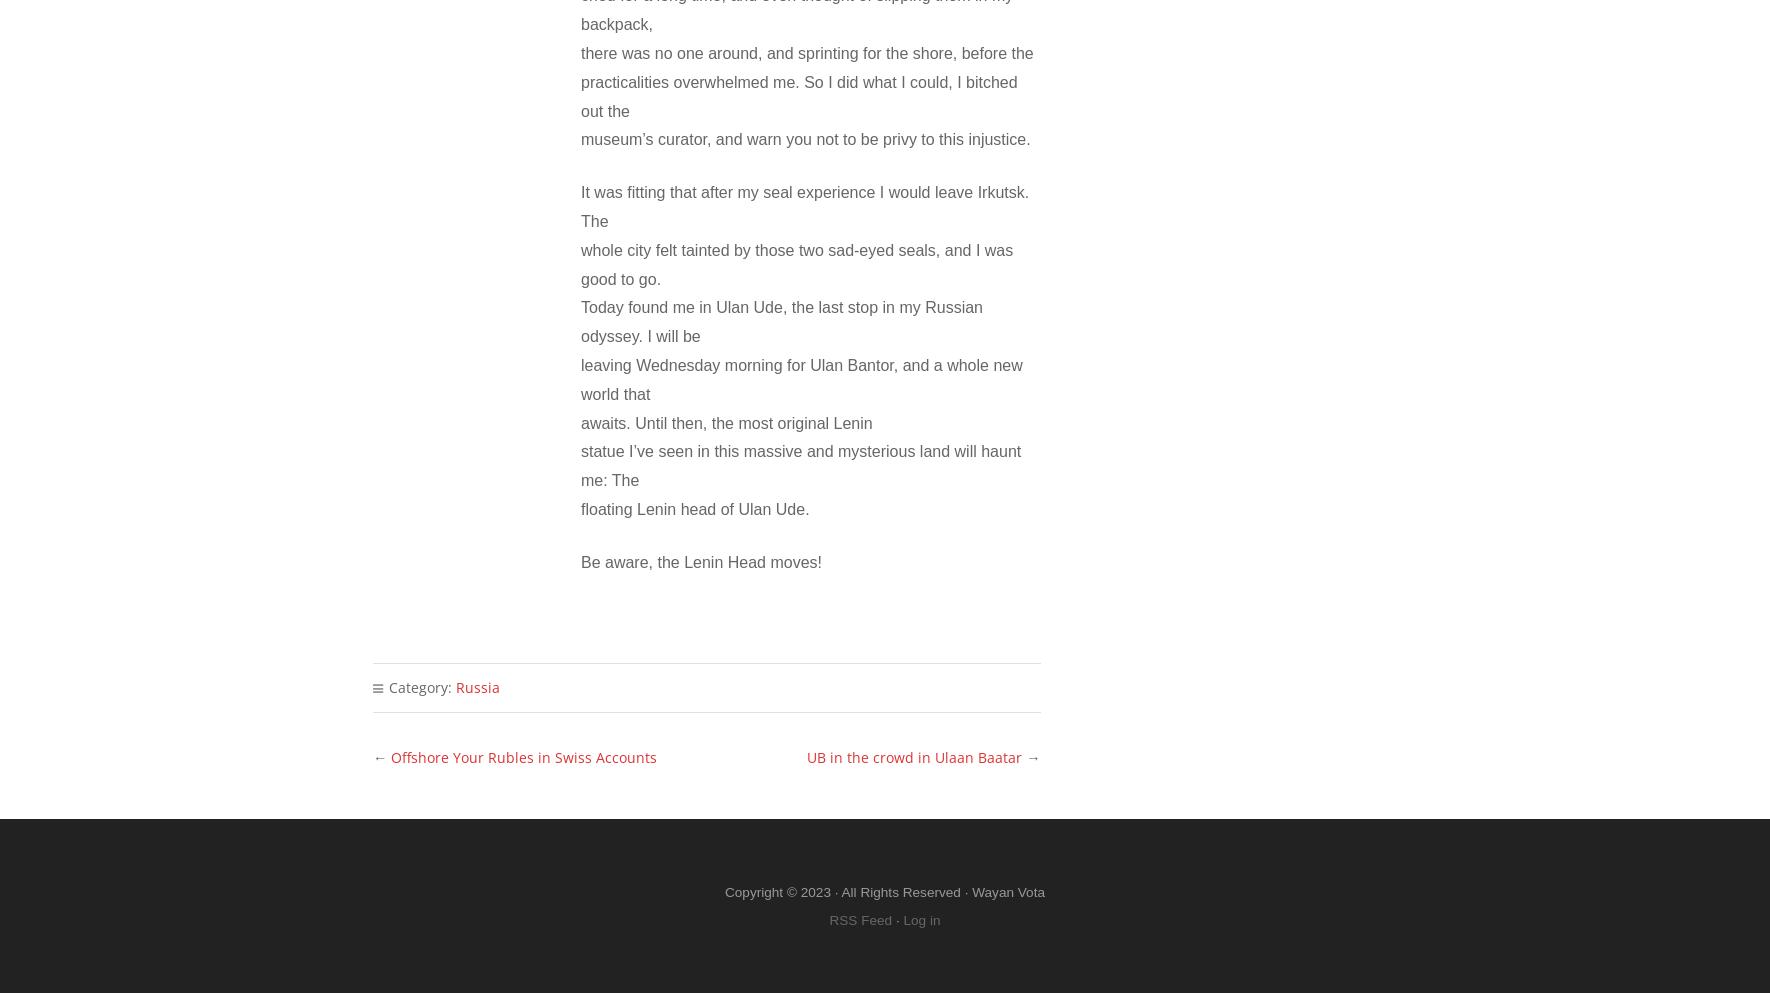  I want to click on 'awaits. Until then, the most original Lenin', so click(580, 422).